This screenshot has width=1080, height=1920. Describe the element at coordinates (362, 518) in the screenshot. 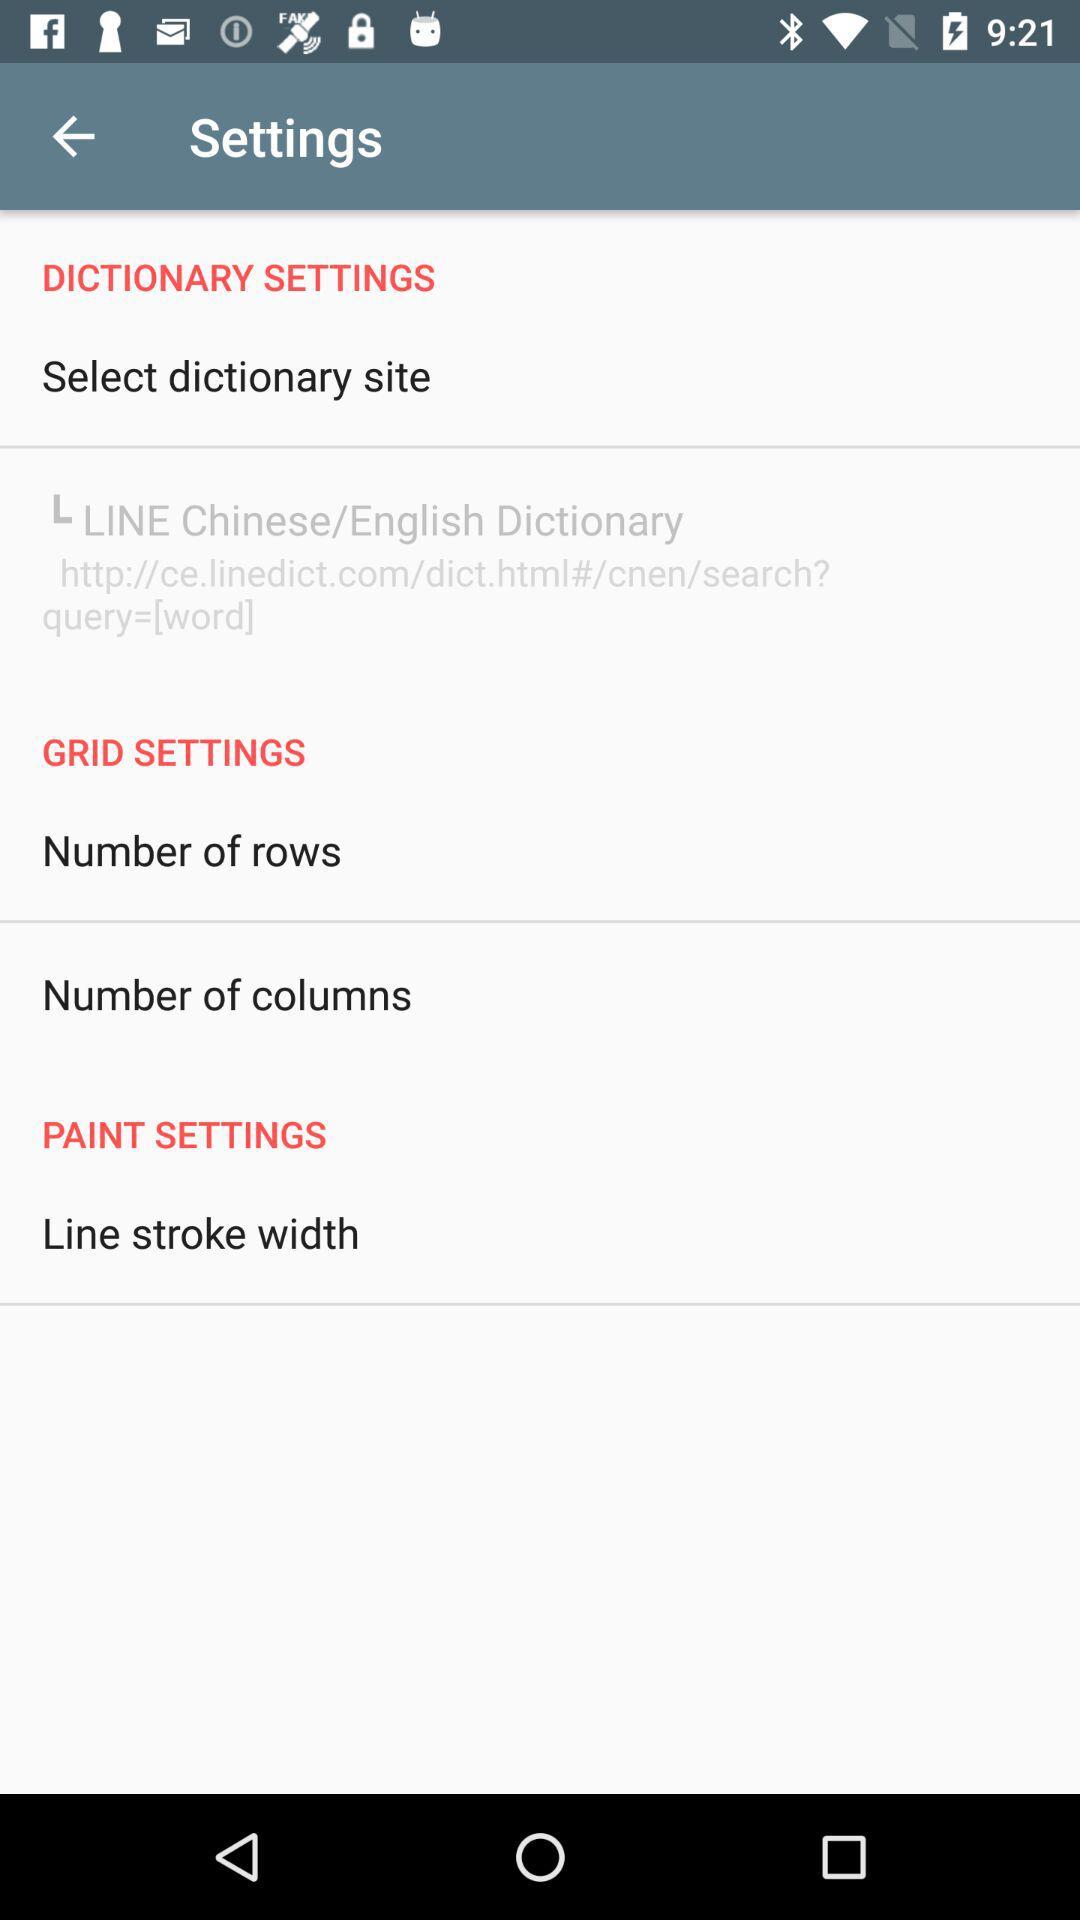

I see `the item below the select dictionary site item` at that location.